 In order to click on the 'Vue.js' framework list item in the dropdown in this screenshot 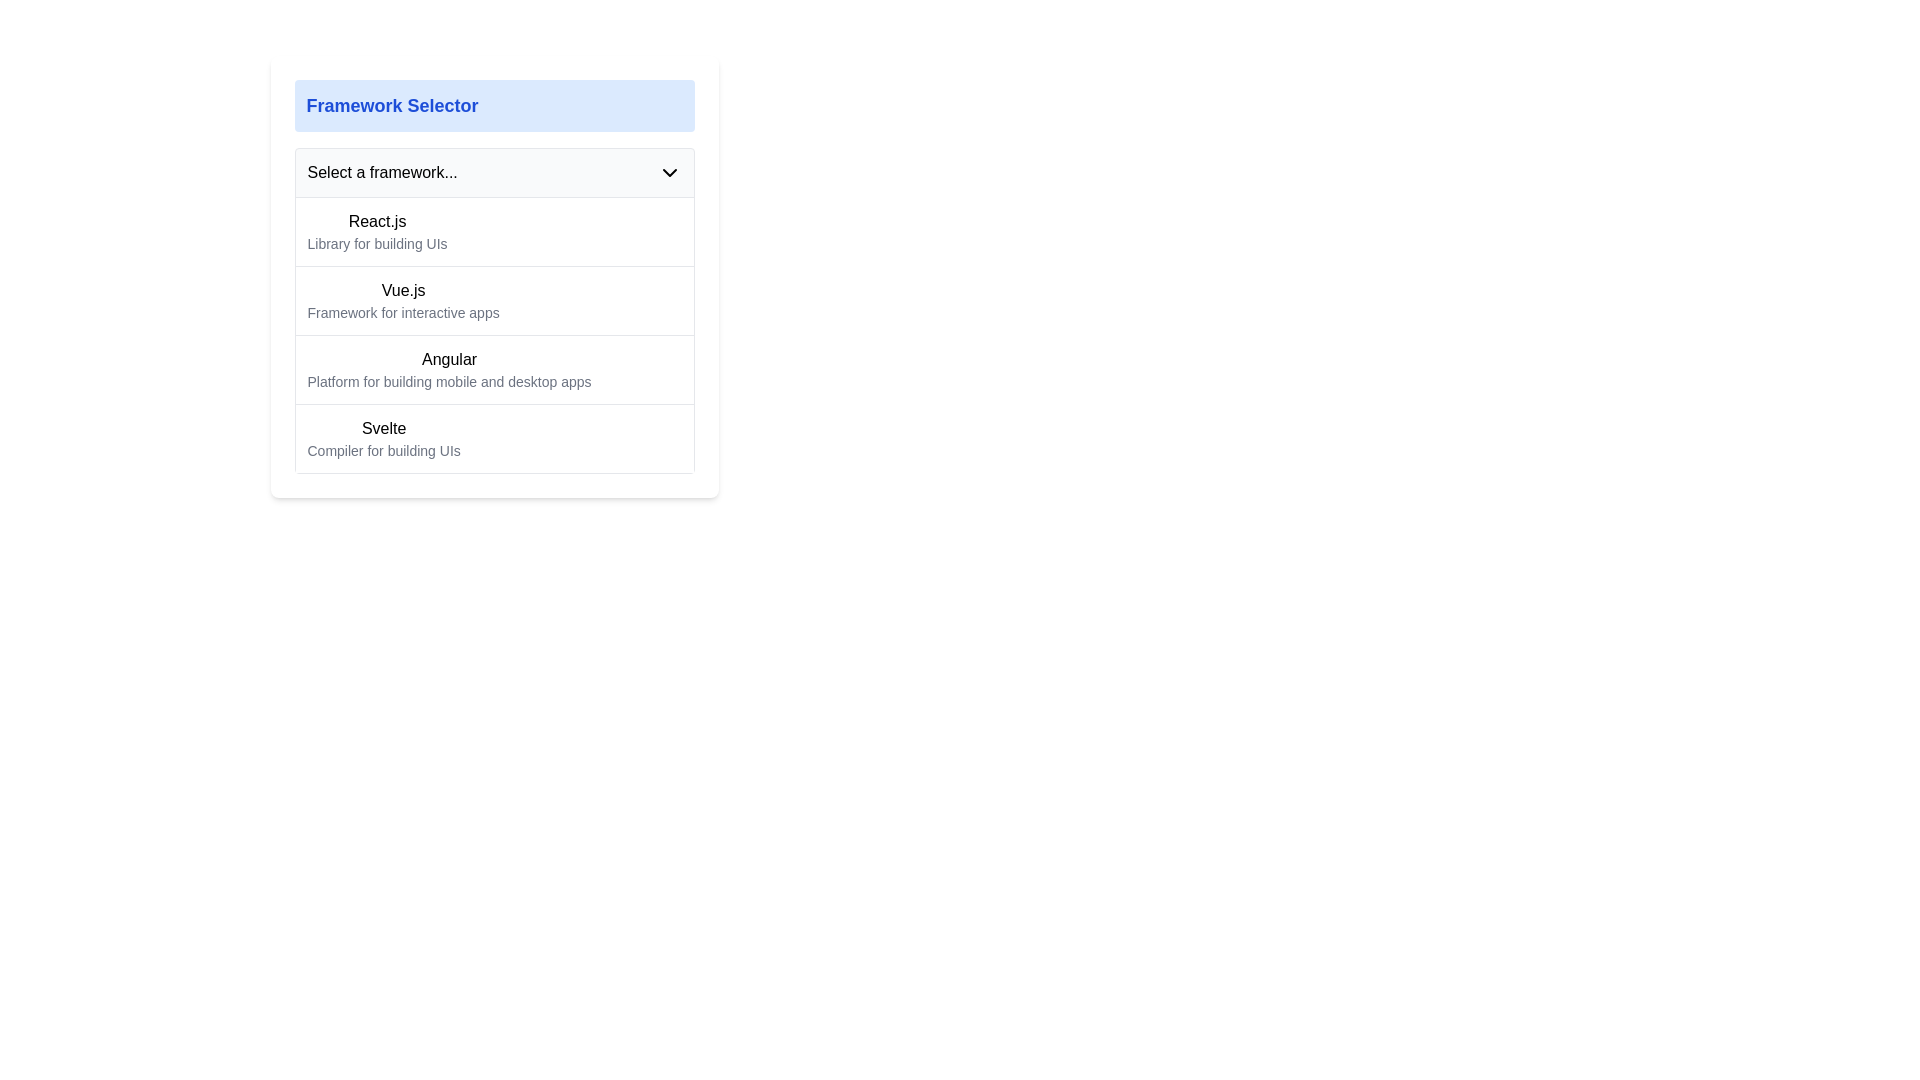, I will do `click(402, 300)`.